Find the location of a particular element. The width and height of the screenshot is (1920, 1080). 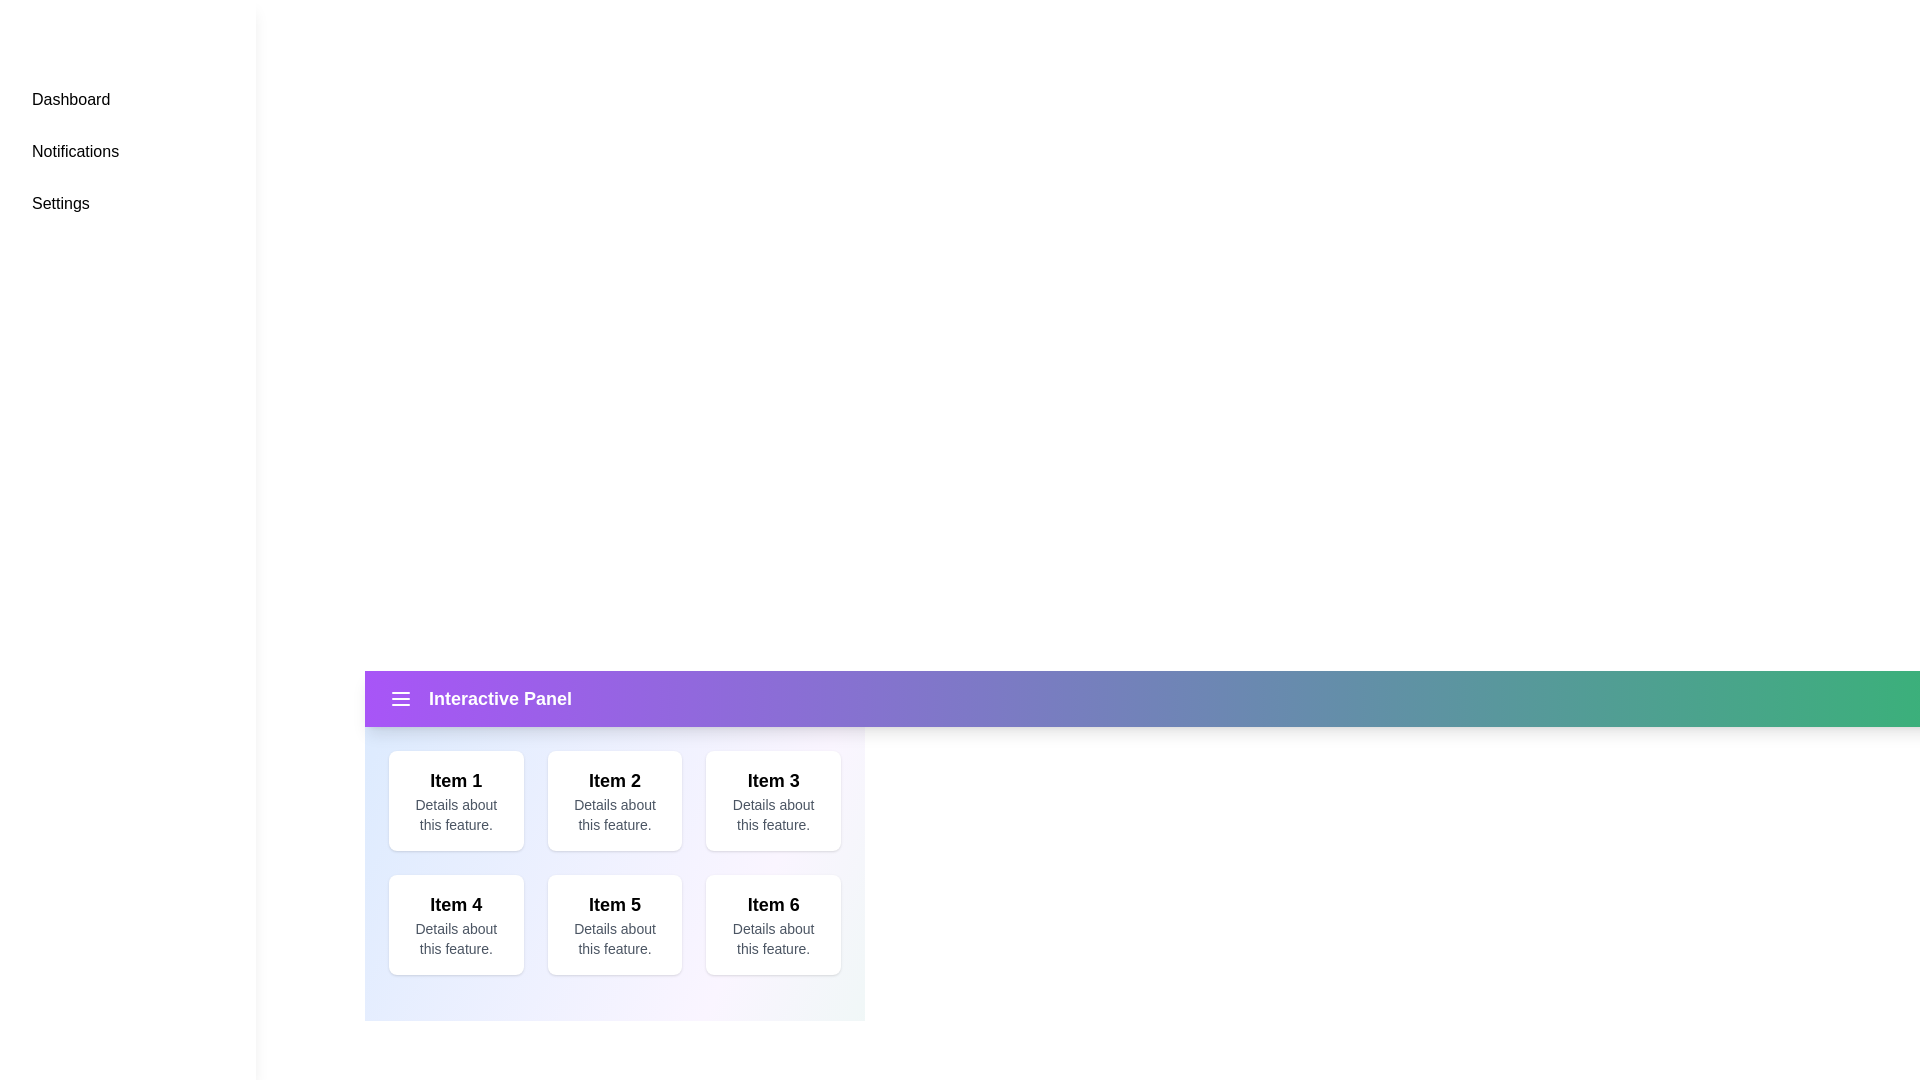

the three-line menu button located in the purple header of the Interactive Panel is located at coordinates (400, 697).